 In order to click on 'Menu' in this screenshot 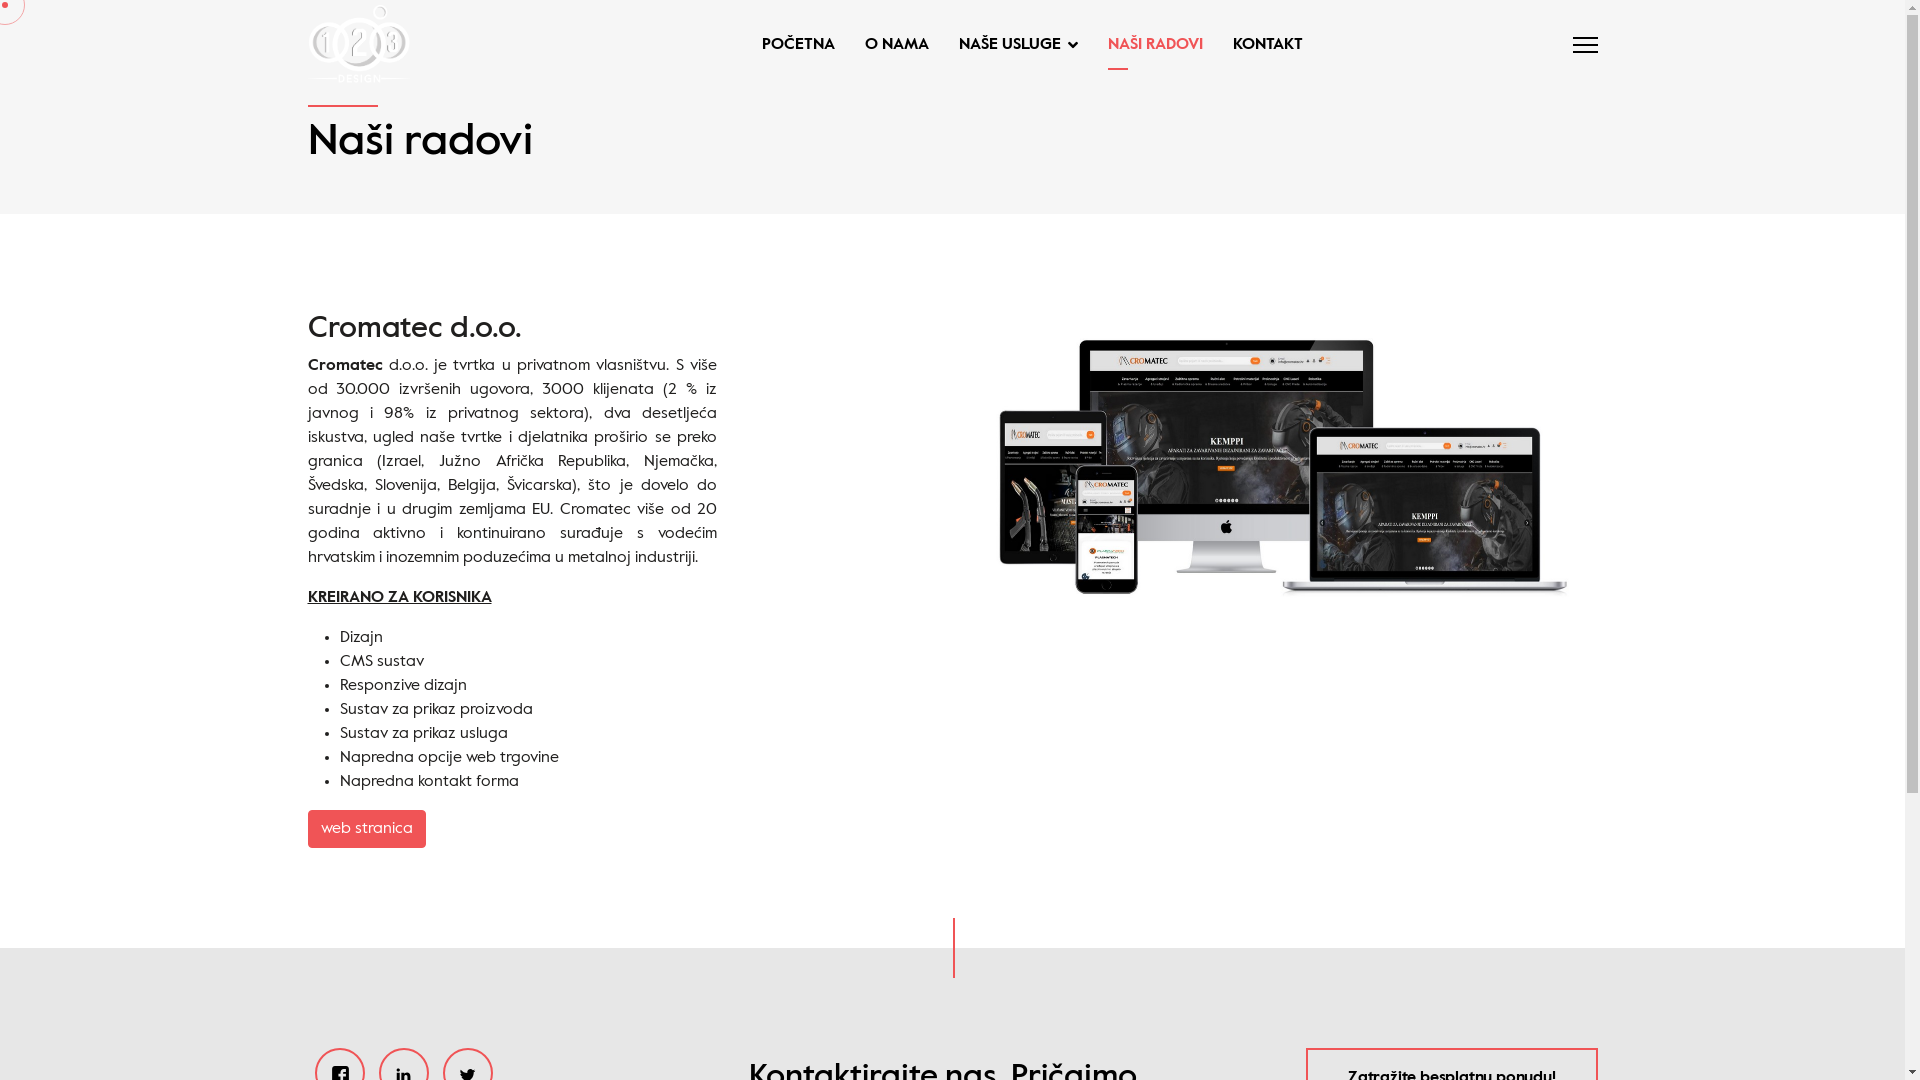, I will do `click(1570, 45)`.